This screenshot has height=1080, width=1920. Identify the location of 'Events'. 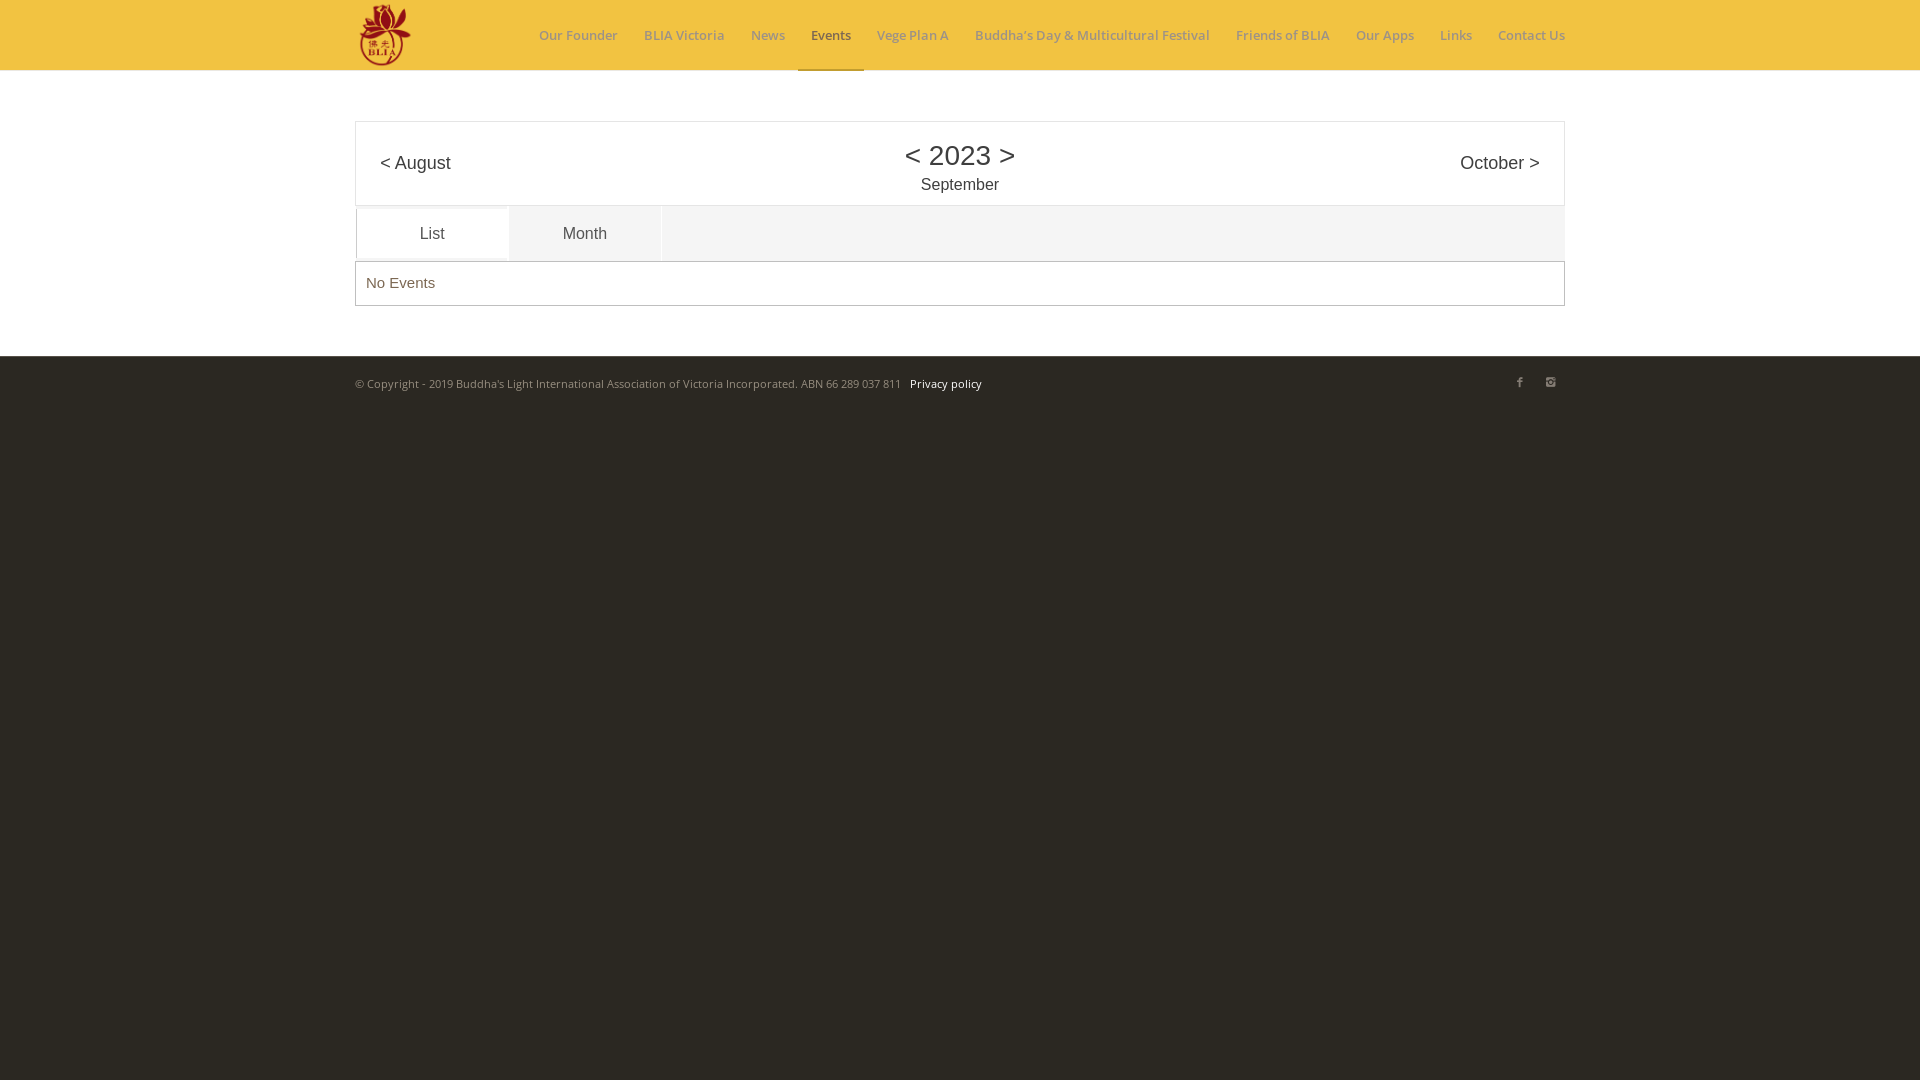
(830, 34).